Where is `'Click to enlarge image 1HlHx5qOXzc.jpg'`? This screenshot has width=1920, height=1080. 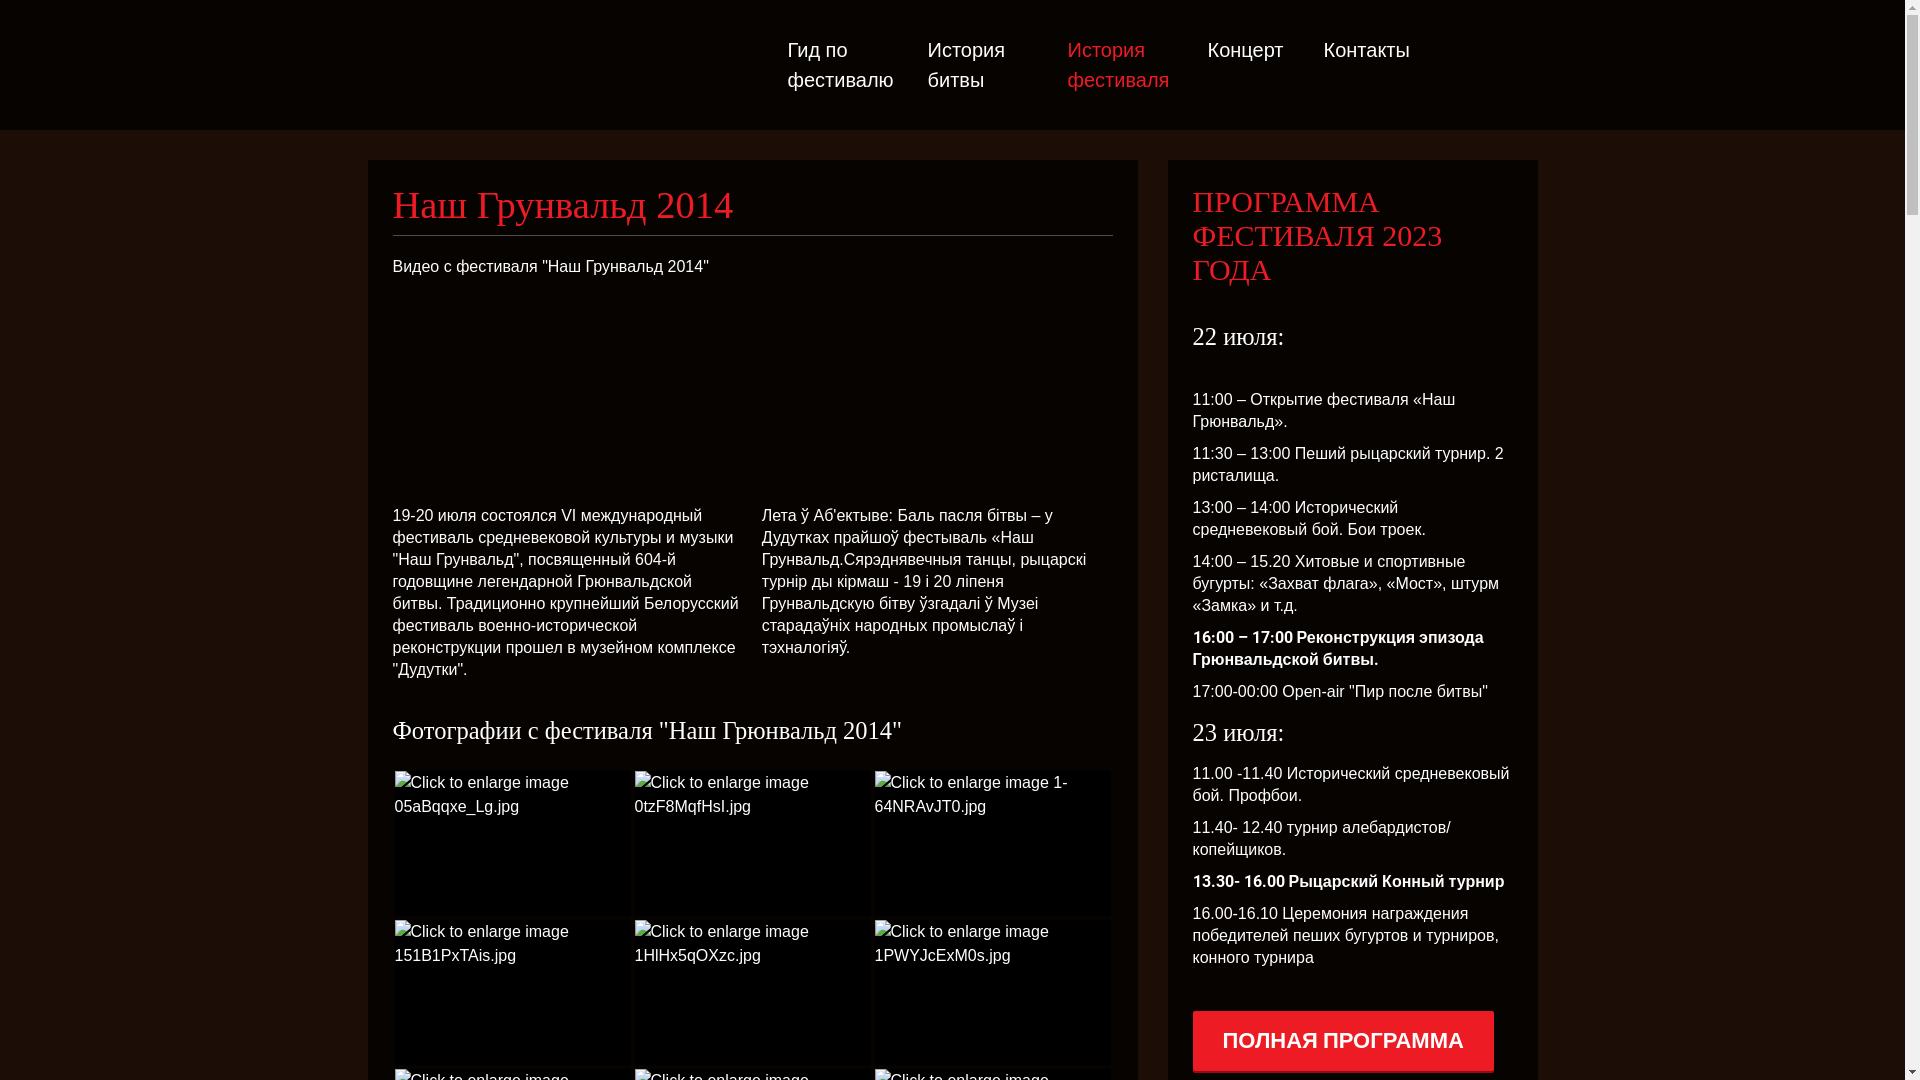 'Click to enlarge image 1HlHx5qOXzc.jpg' is located at coordinates (751, 992).